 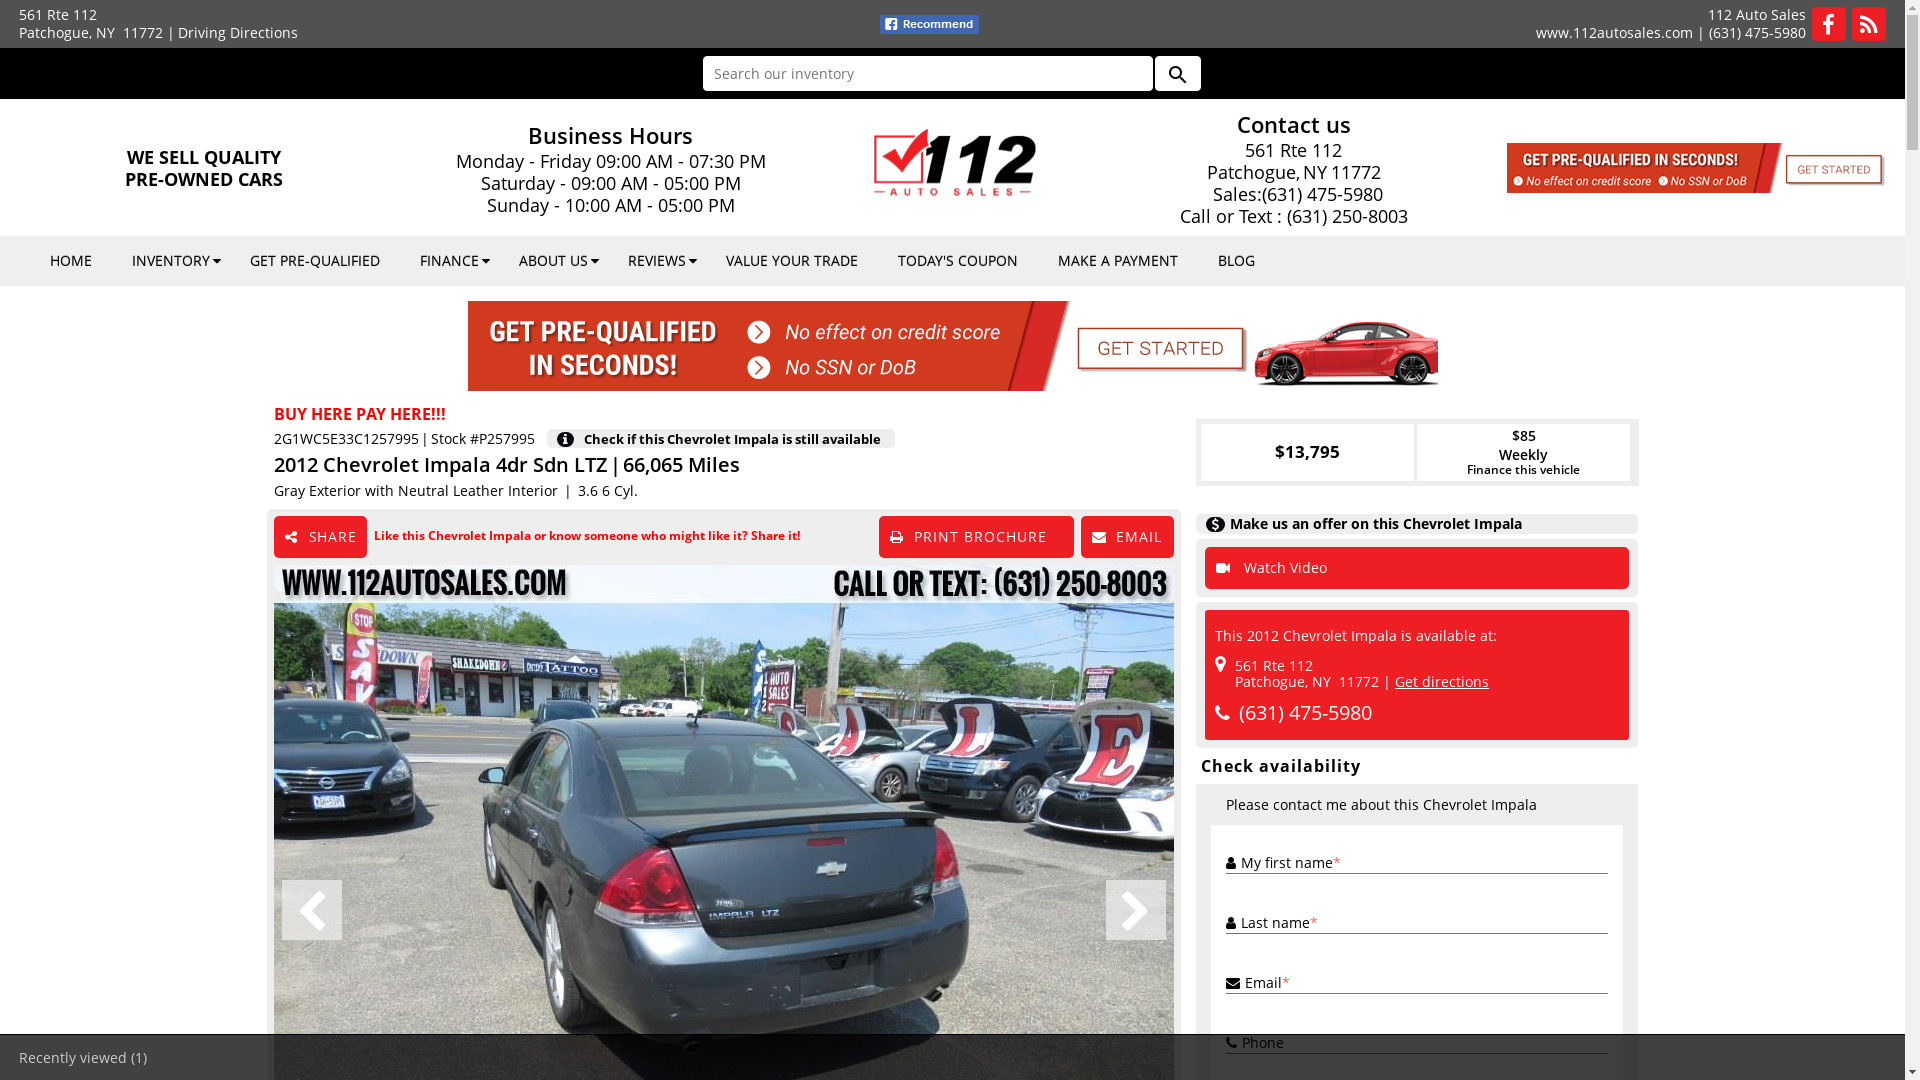 I want to click on 'EMAIL', so click(x=1079, y=535).